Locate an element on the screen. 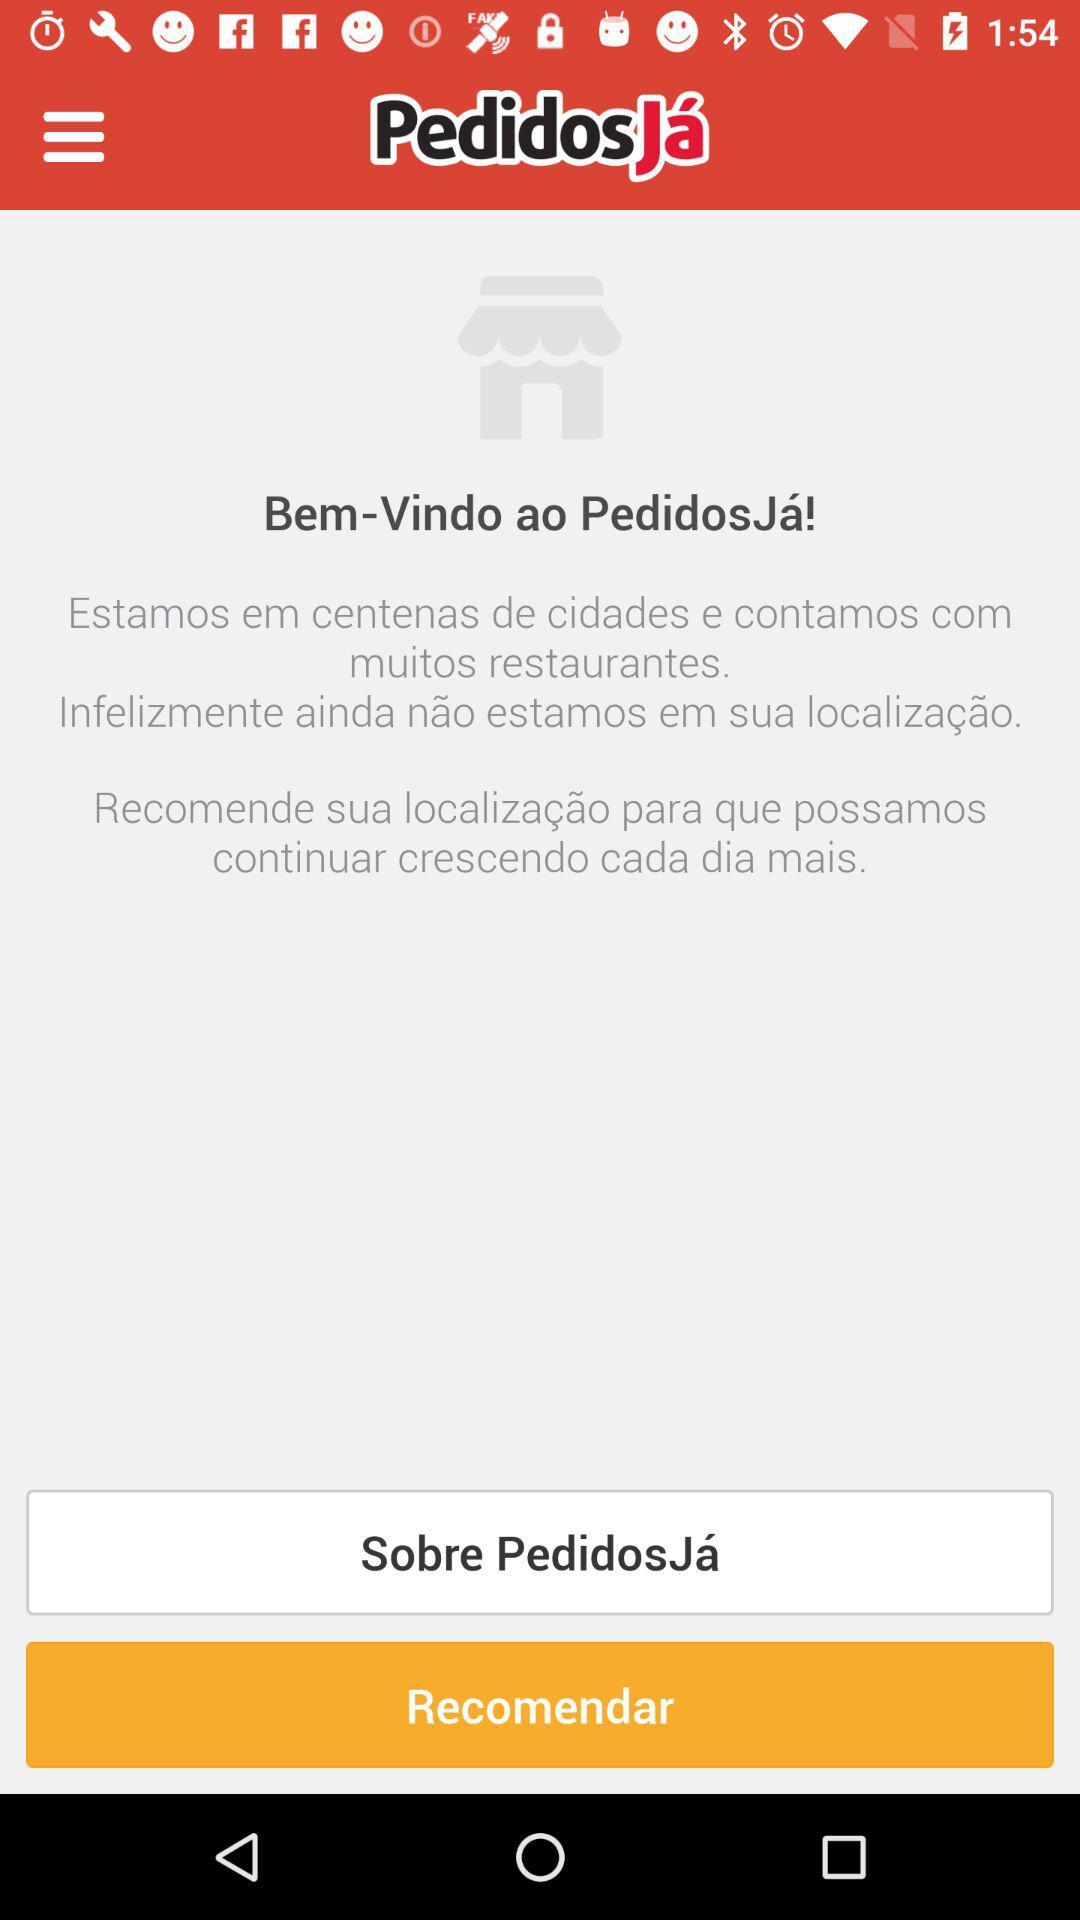  item above bem vindo ao is located at coordinates (72, 135).